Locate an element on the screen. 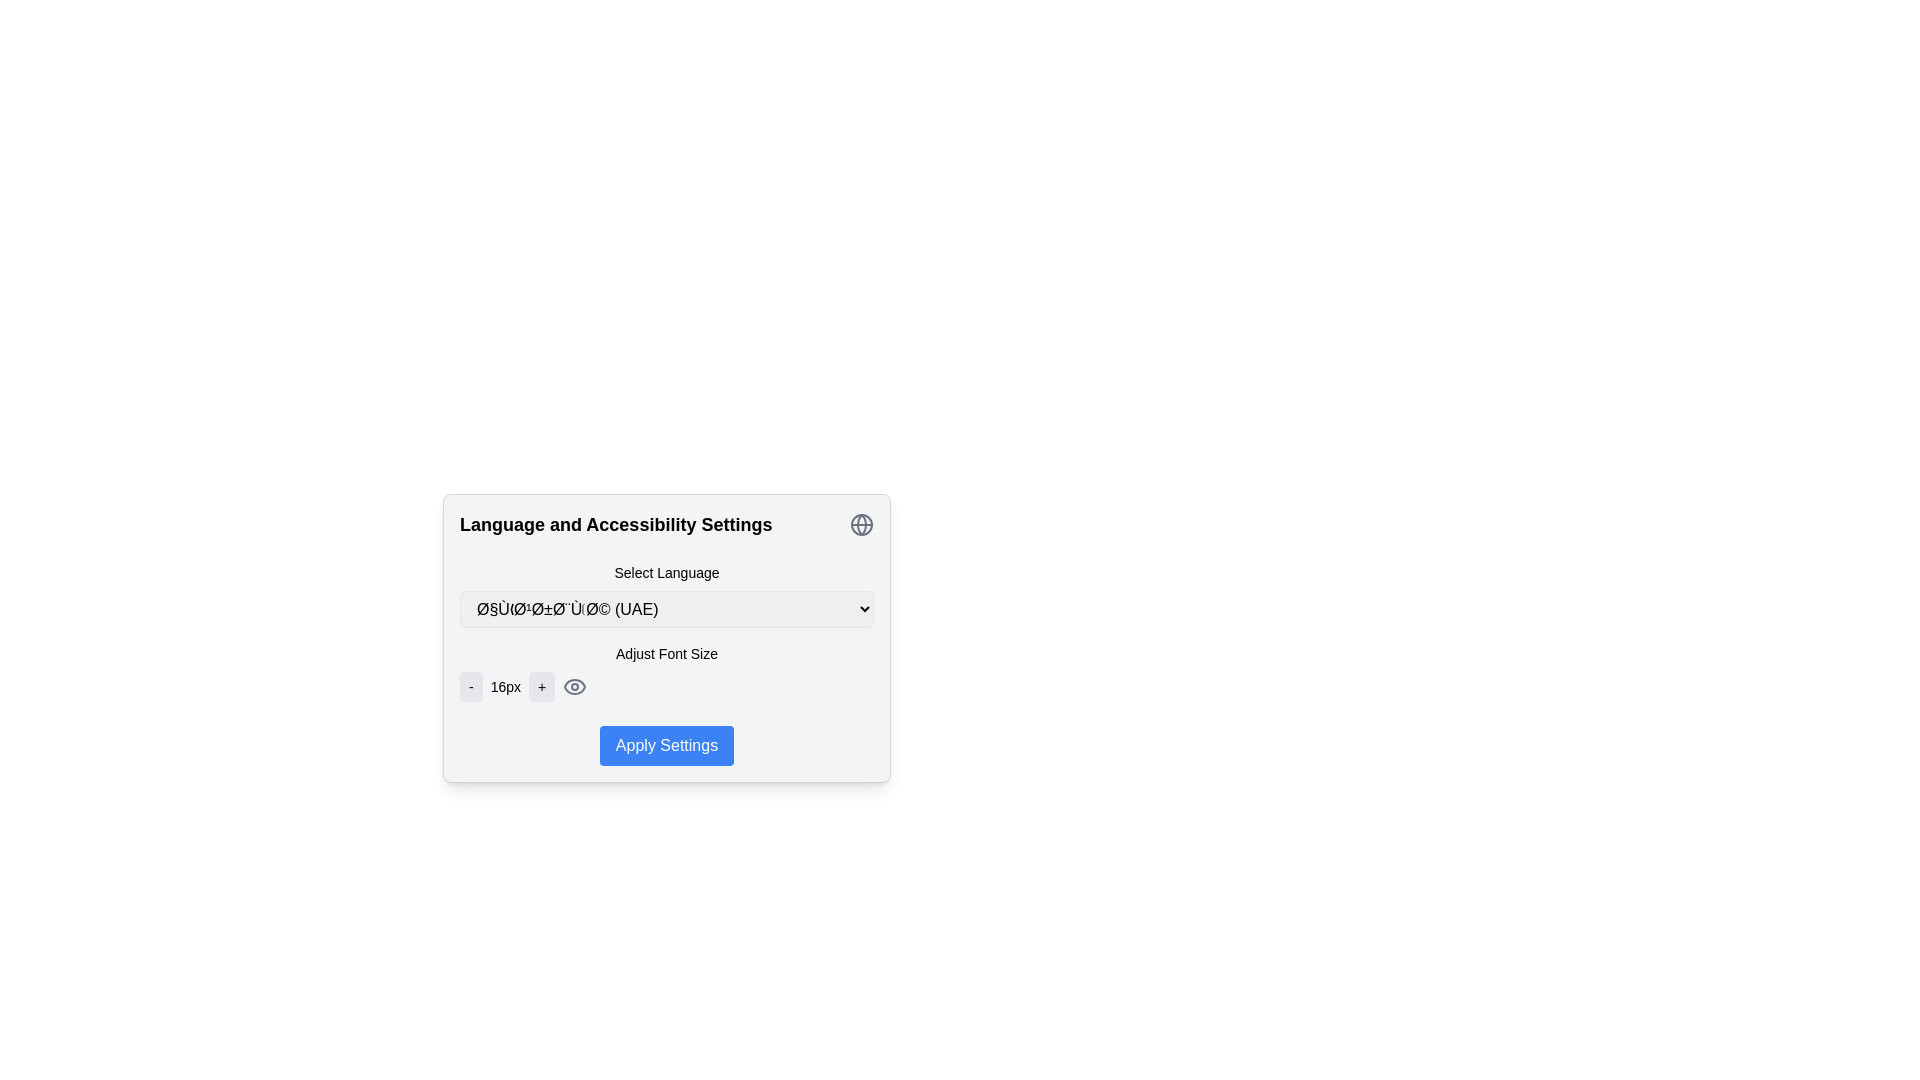 The height and width of the screenshot is (1080, 1920). the eye-shaped visibility icon located in the 'Language and Accessibility Settings' dialog, near the 'Adjust Font Size' section is located at coordinates (574, 685).